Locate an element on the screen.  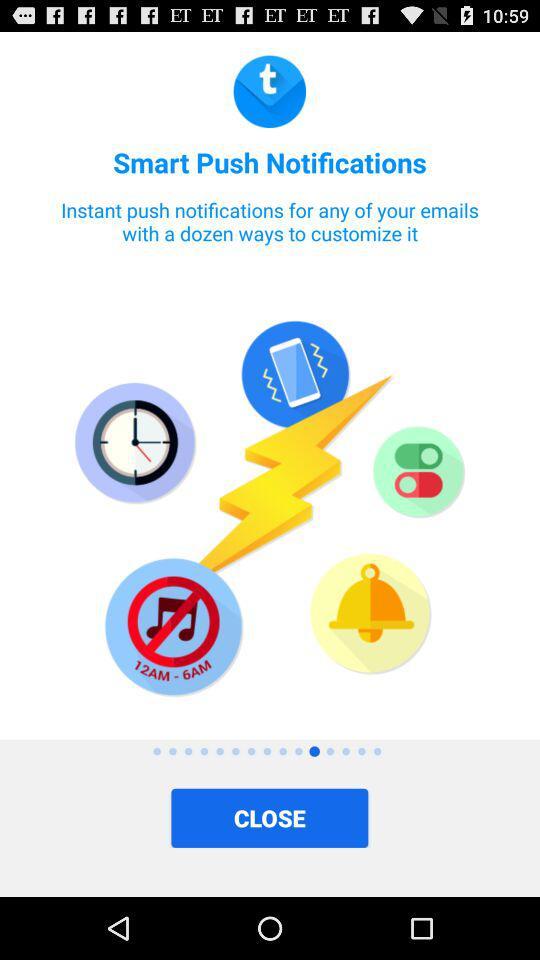
the close is located at coordinates (269, 818).